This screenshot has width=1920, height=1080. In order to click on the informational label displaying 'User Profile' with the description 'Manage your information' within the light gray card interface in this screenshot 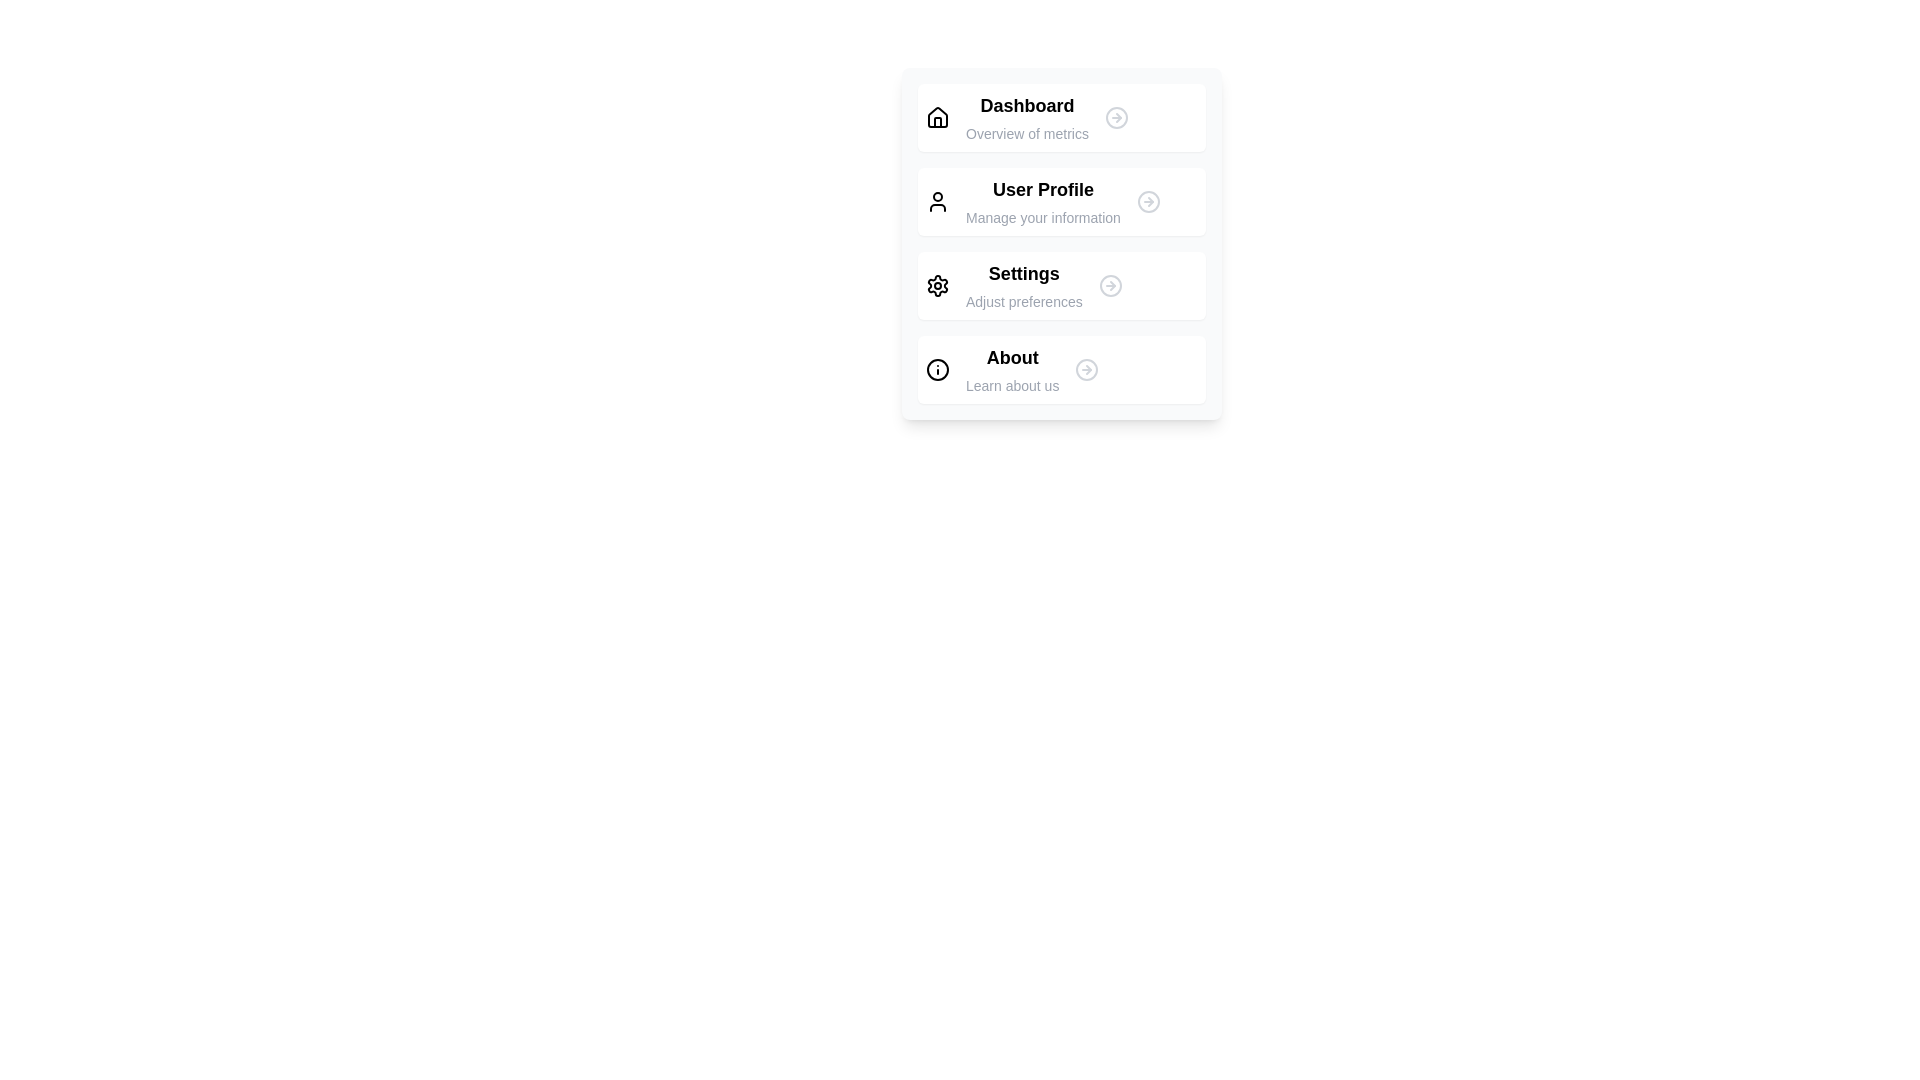, I will do `click(1042, 201)`.